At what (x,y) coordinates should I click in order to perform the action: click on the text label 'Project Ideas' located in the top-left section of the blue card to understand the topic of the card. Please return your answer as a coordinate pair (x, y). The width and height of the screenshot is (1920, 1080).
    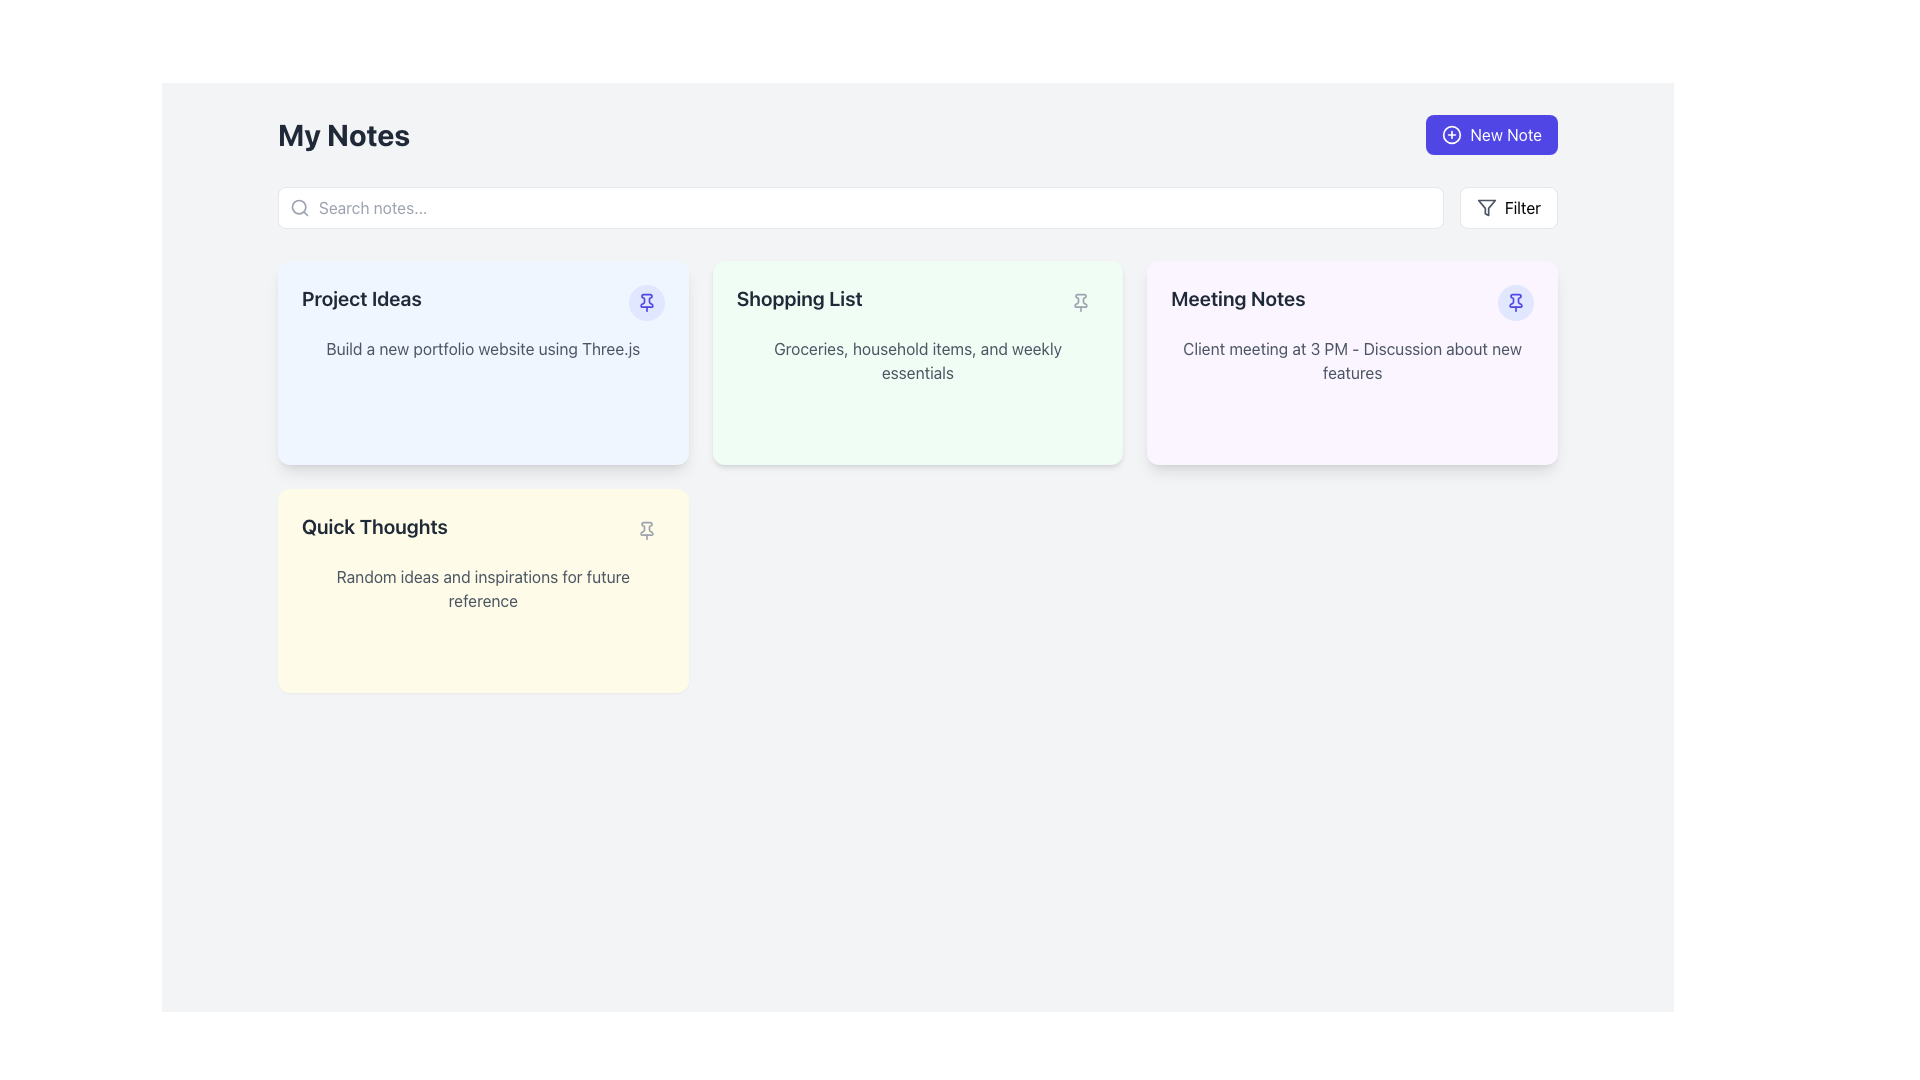
    Looking at the image, I should click on (361, 299).